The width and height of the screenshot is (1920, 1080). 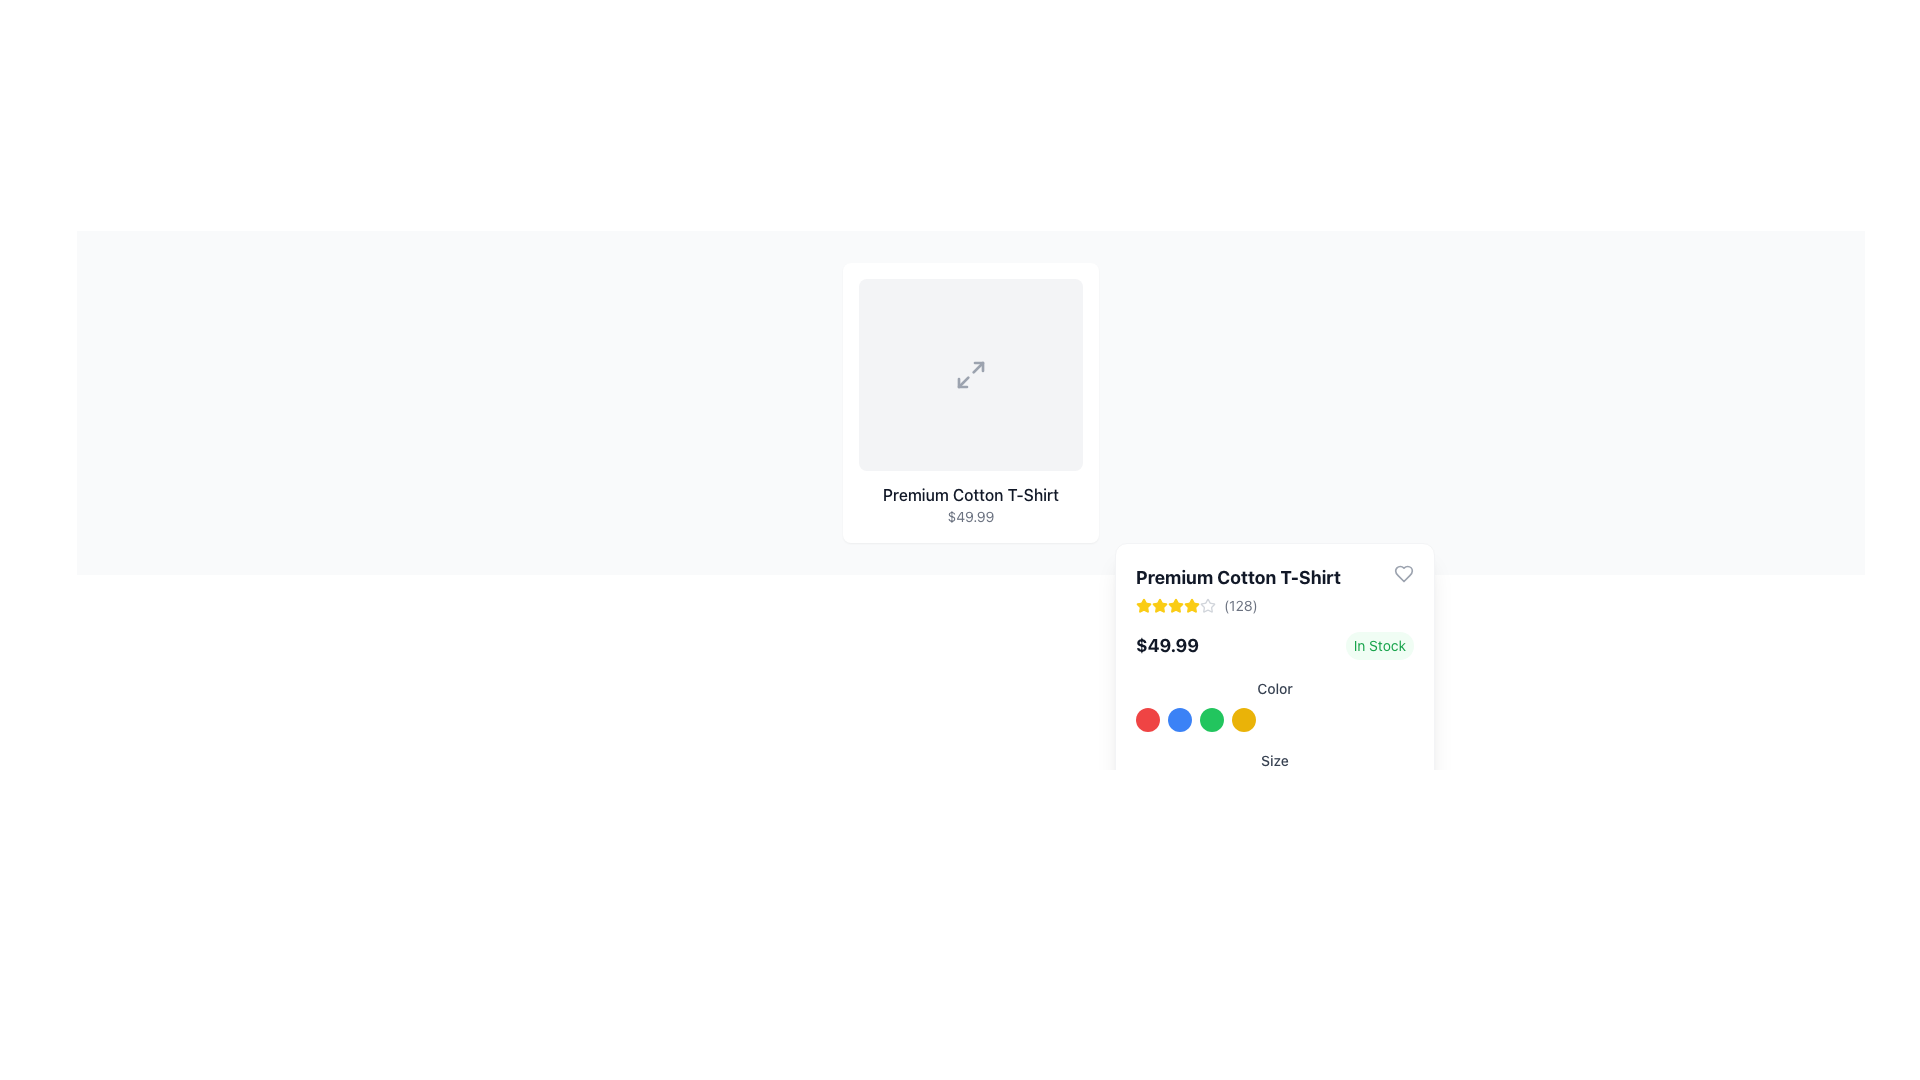 I want to click on the static text label that indicates the price of the 'Premium Cotton T-Shirt' located centrally below the product image and title within the product preview card, so click(x=970, y=515).